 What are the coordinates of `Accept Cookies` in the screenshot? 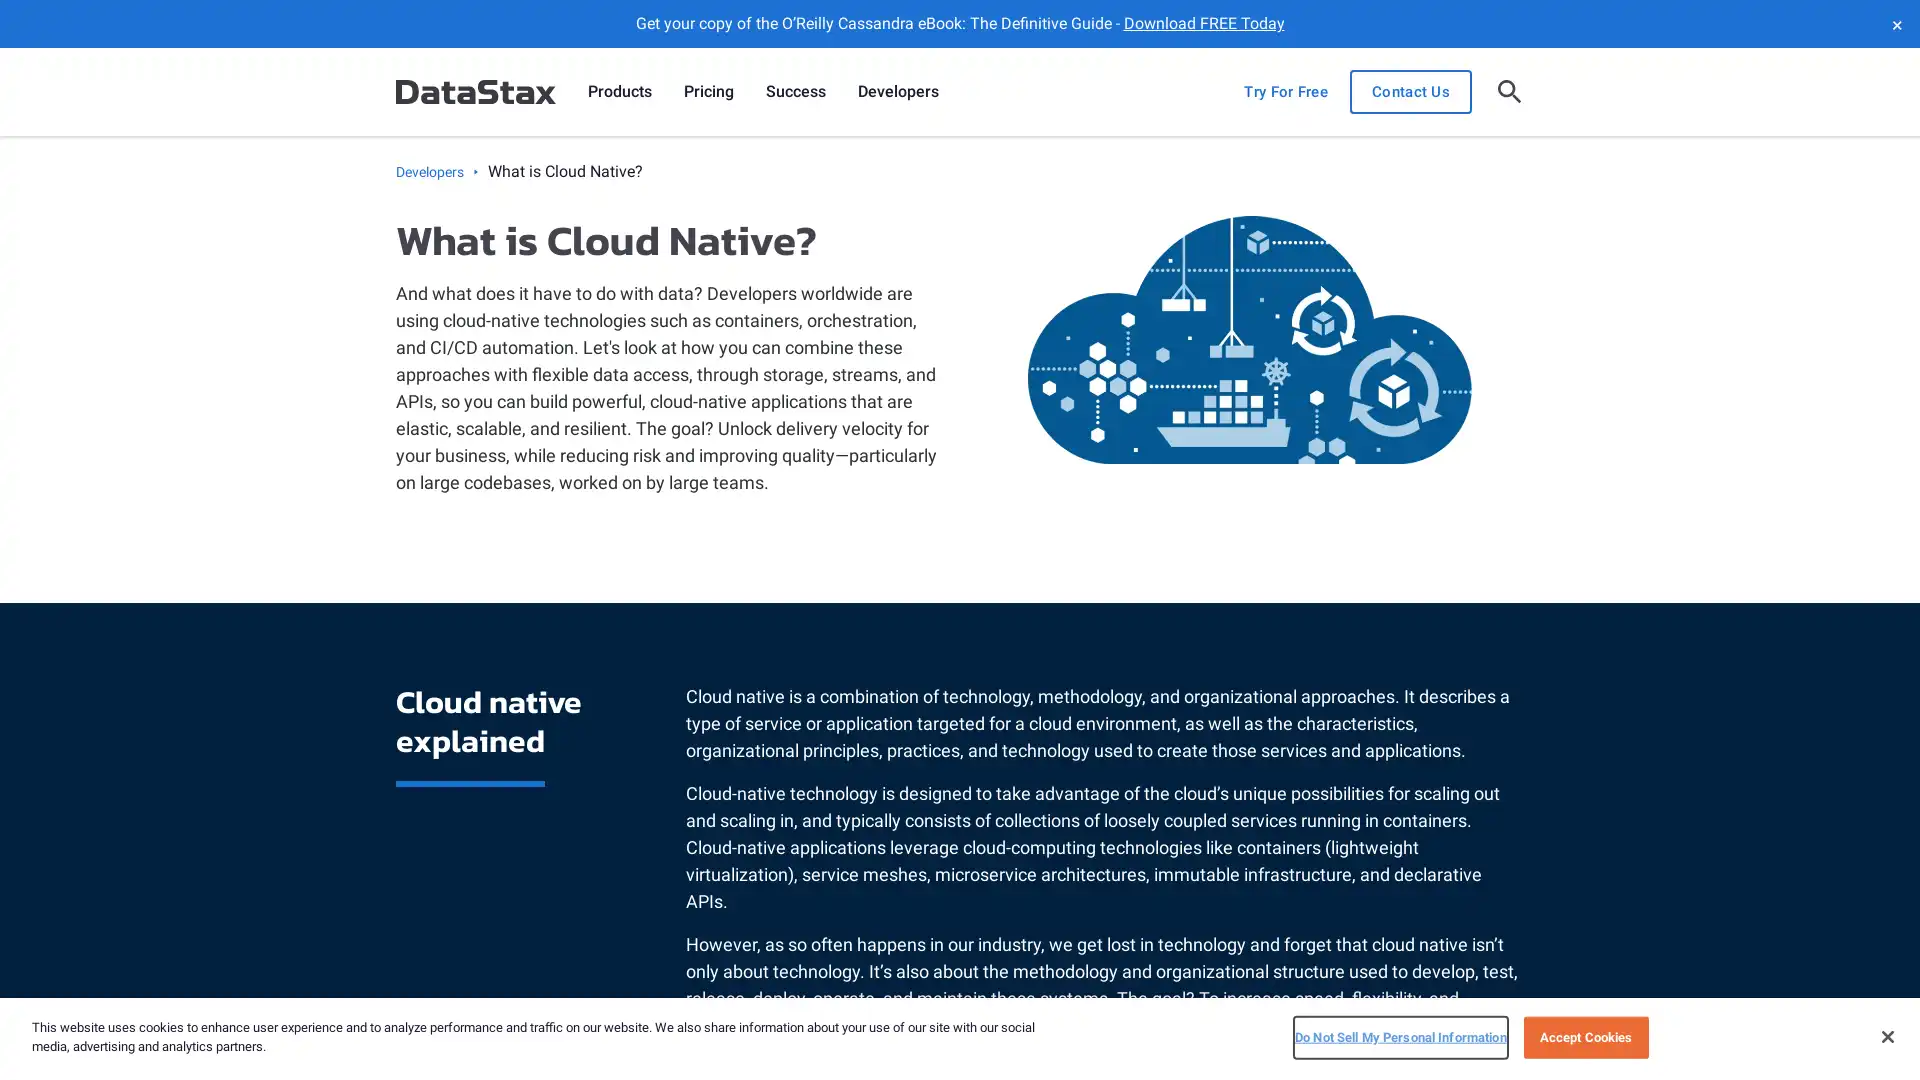 It's located at (1584, 1036).